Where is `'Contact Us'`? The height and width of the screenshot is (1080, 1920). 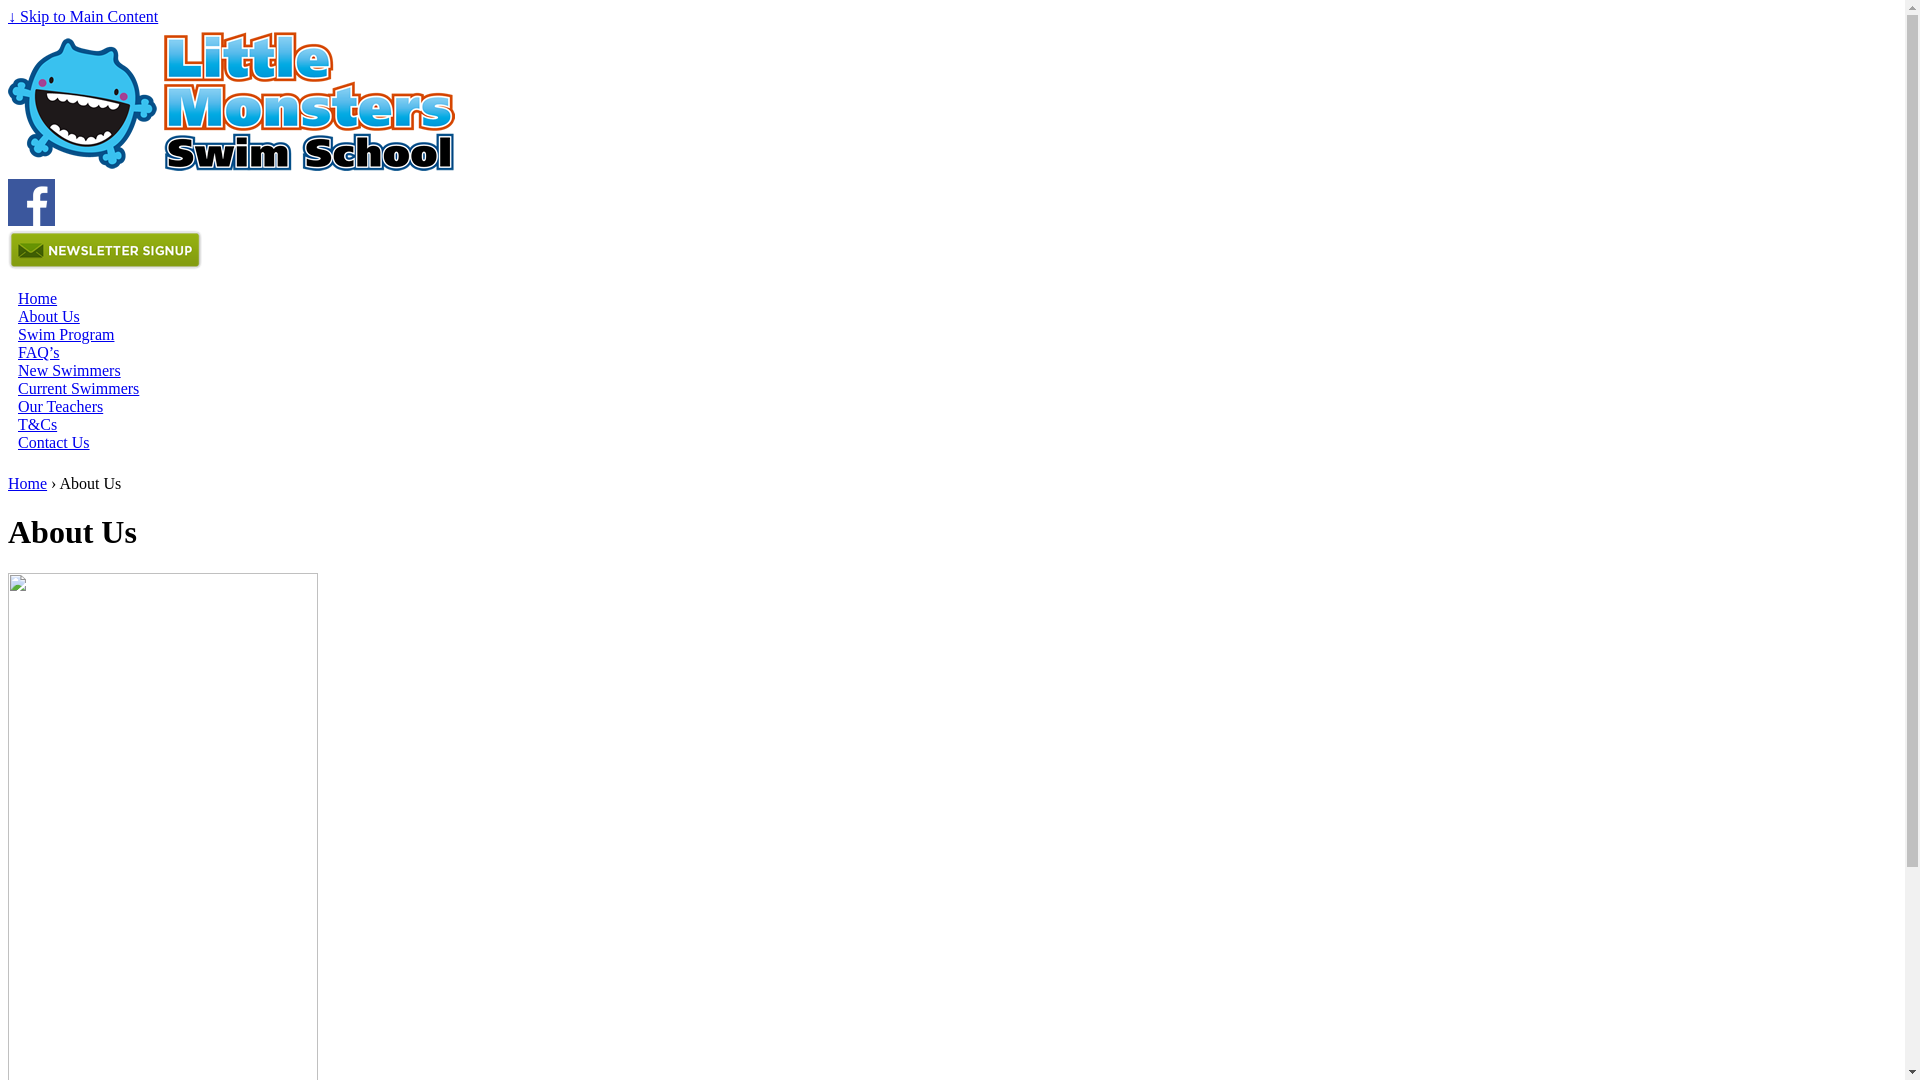 'Contact Us' is located at coordinates (53, 441).